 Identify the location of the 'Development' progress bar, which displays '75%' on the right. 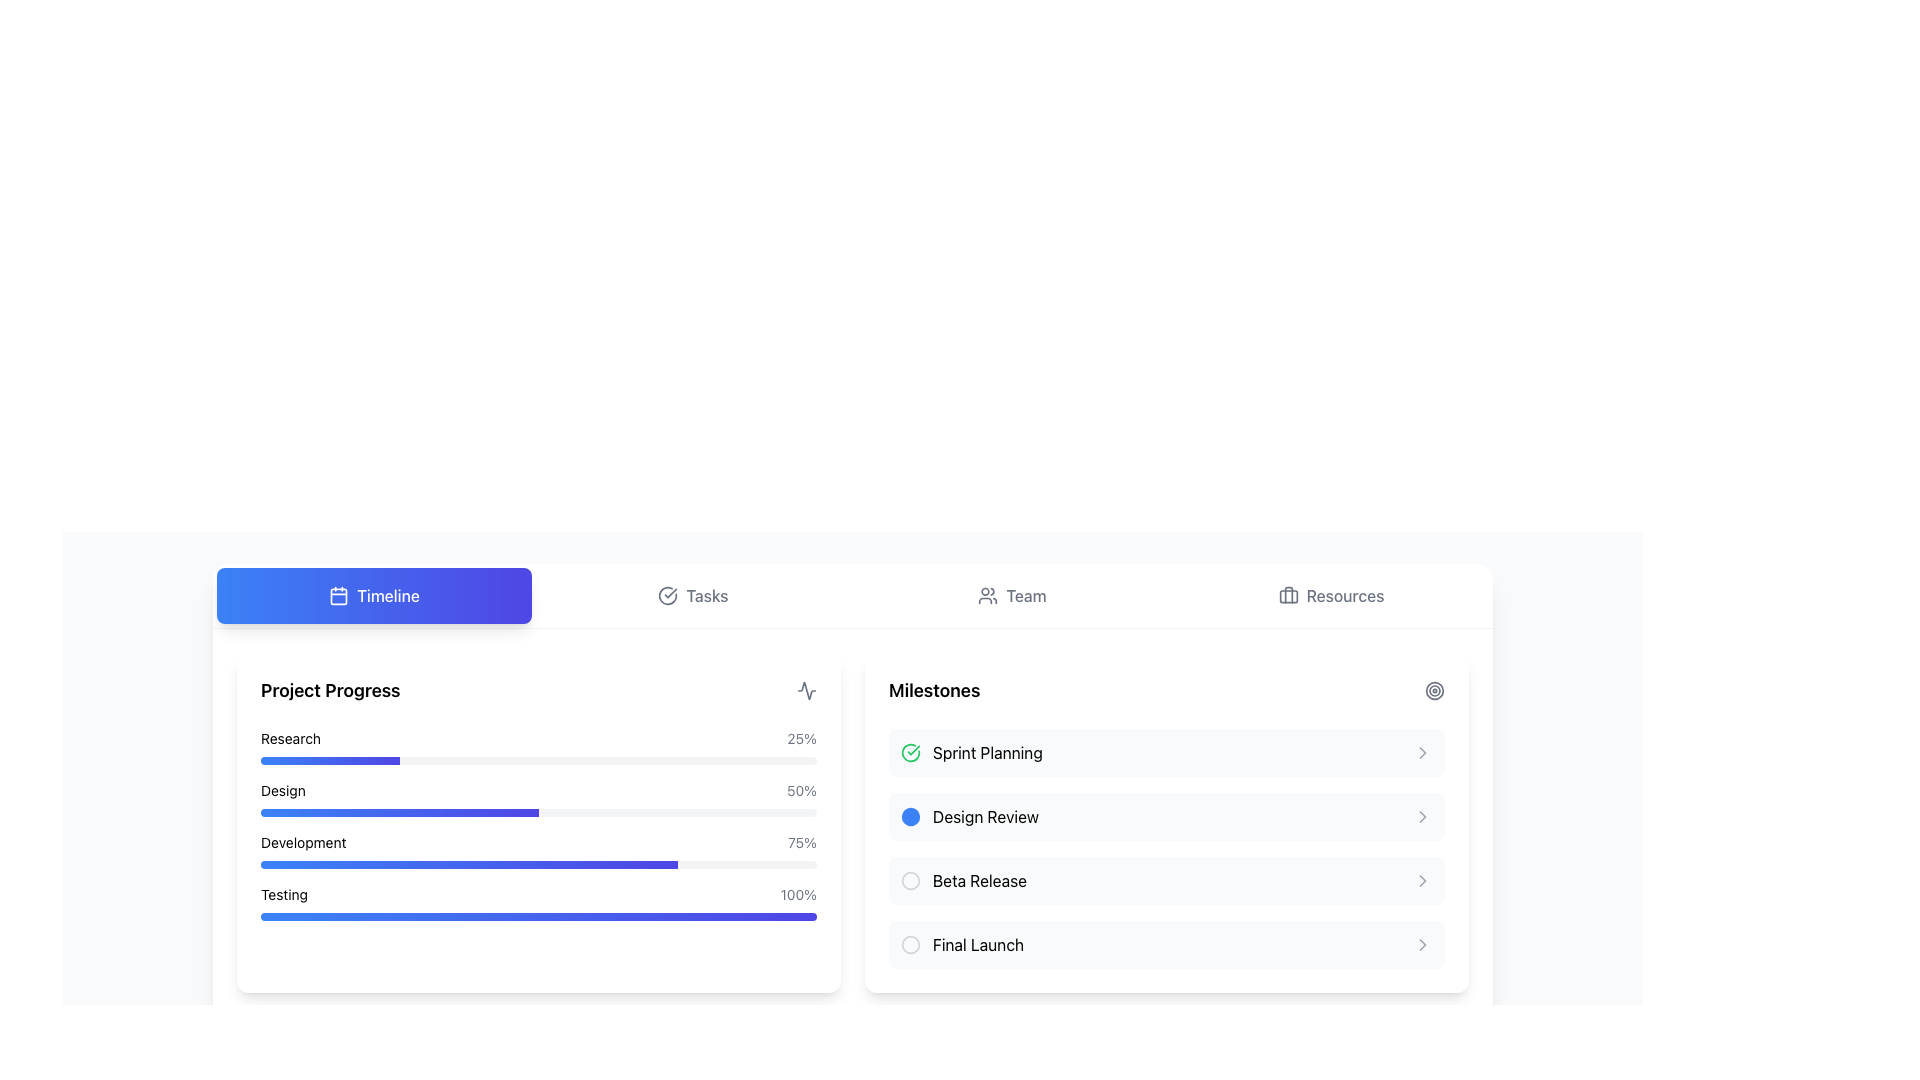
(538, 825).